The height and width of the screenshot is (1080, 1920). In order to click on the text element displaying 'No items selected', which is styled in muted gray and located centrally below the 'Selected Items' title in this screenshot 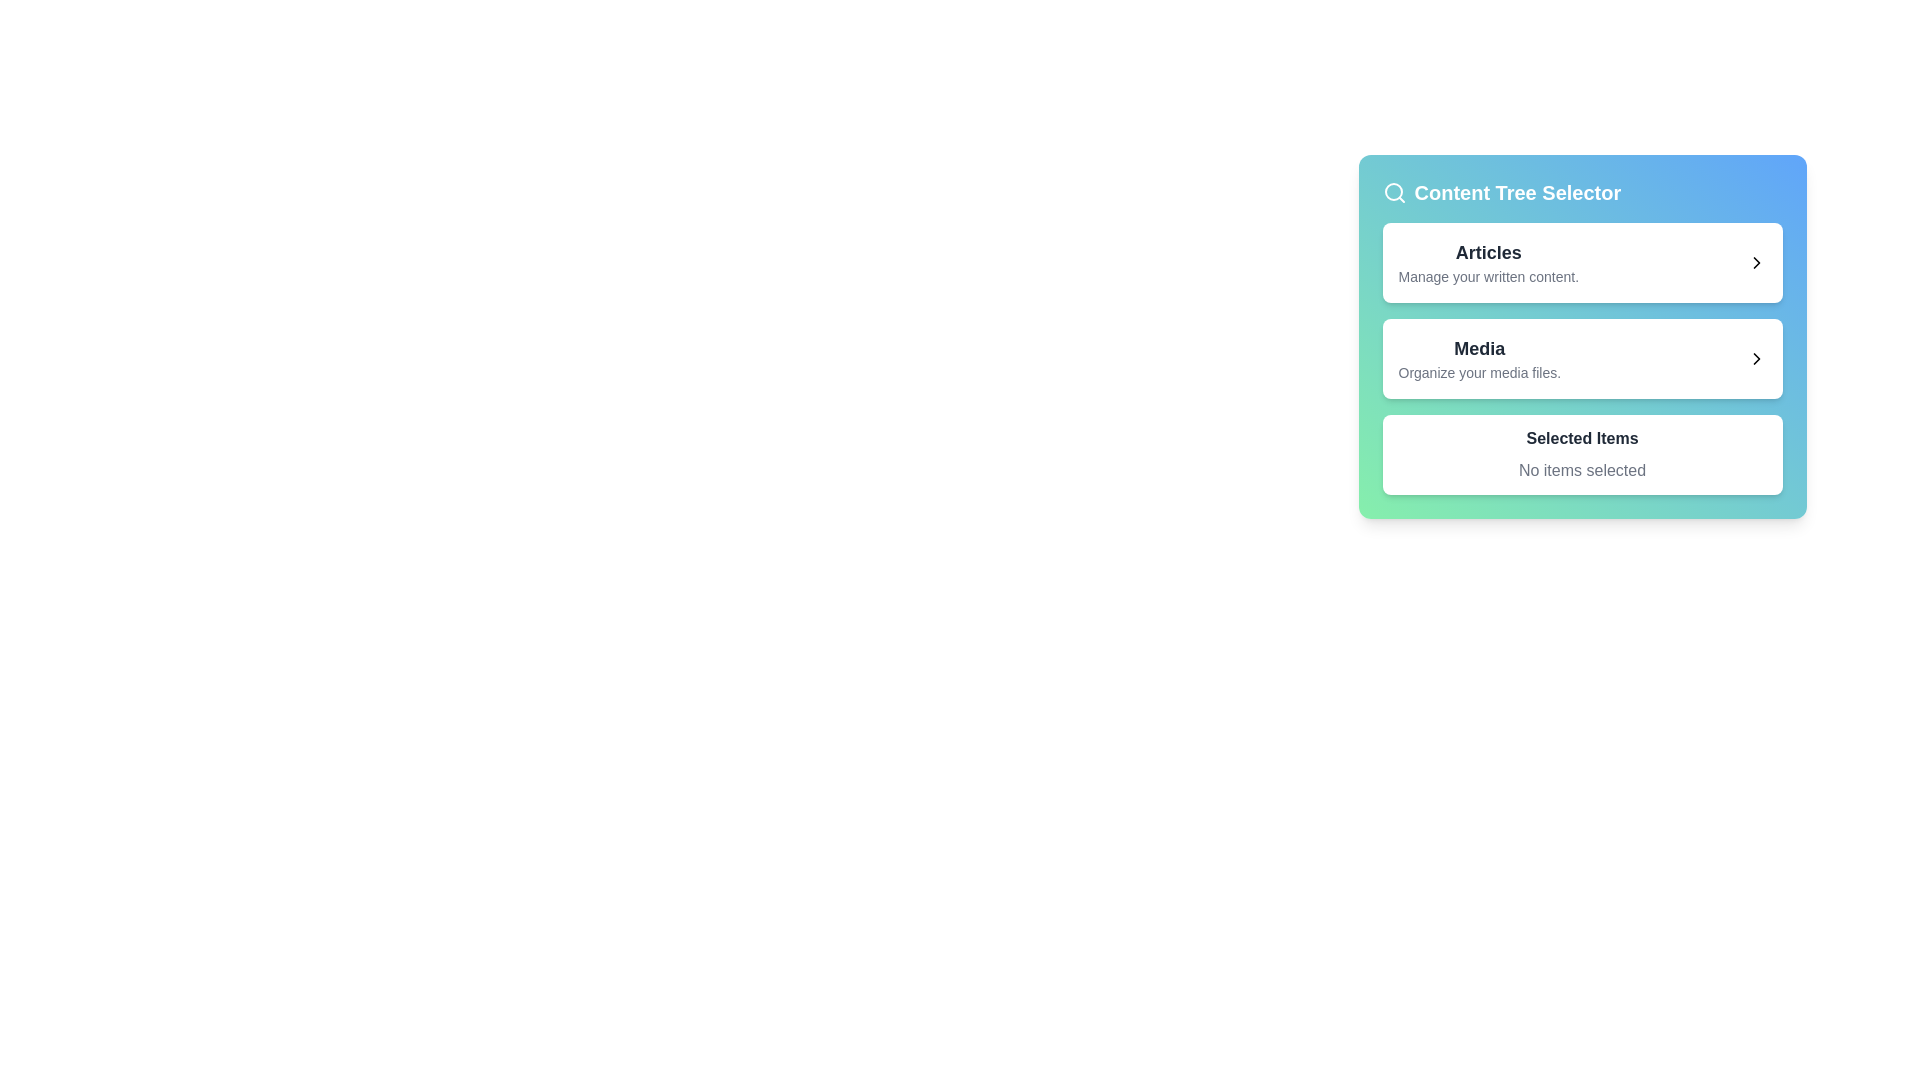, I will do `click(1581, 470)`.